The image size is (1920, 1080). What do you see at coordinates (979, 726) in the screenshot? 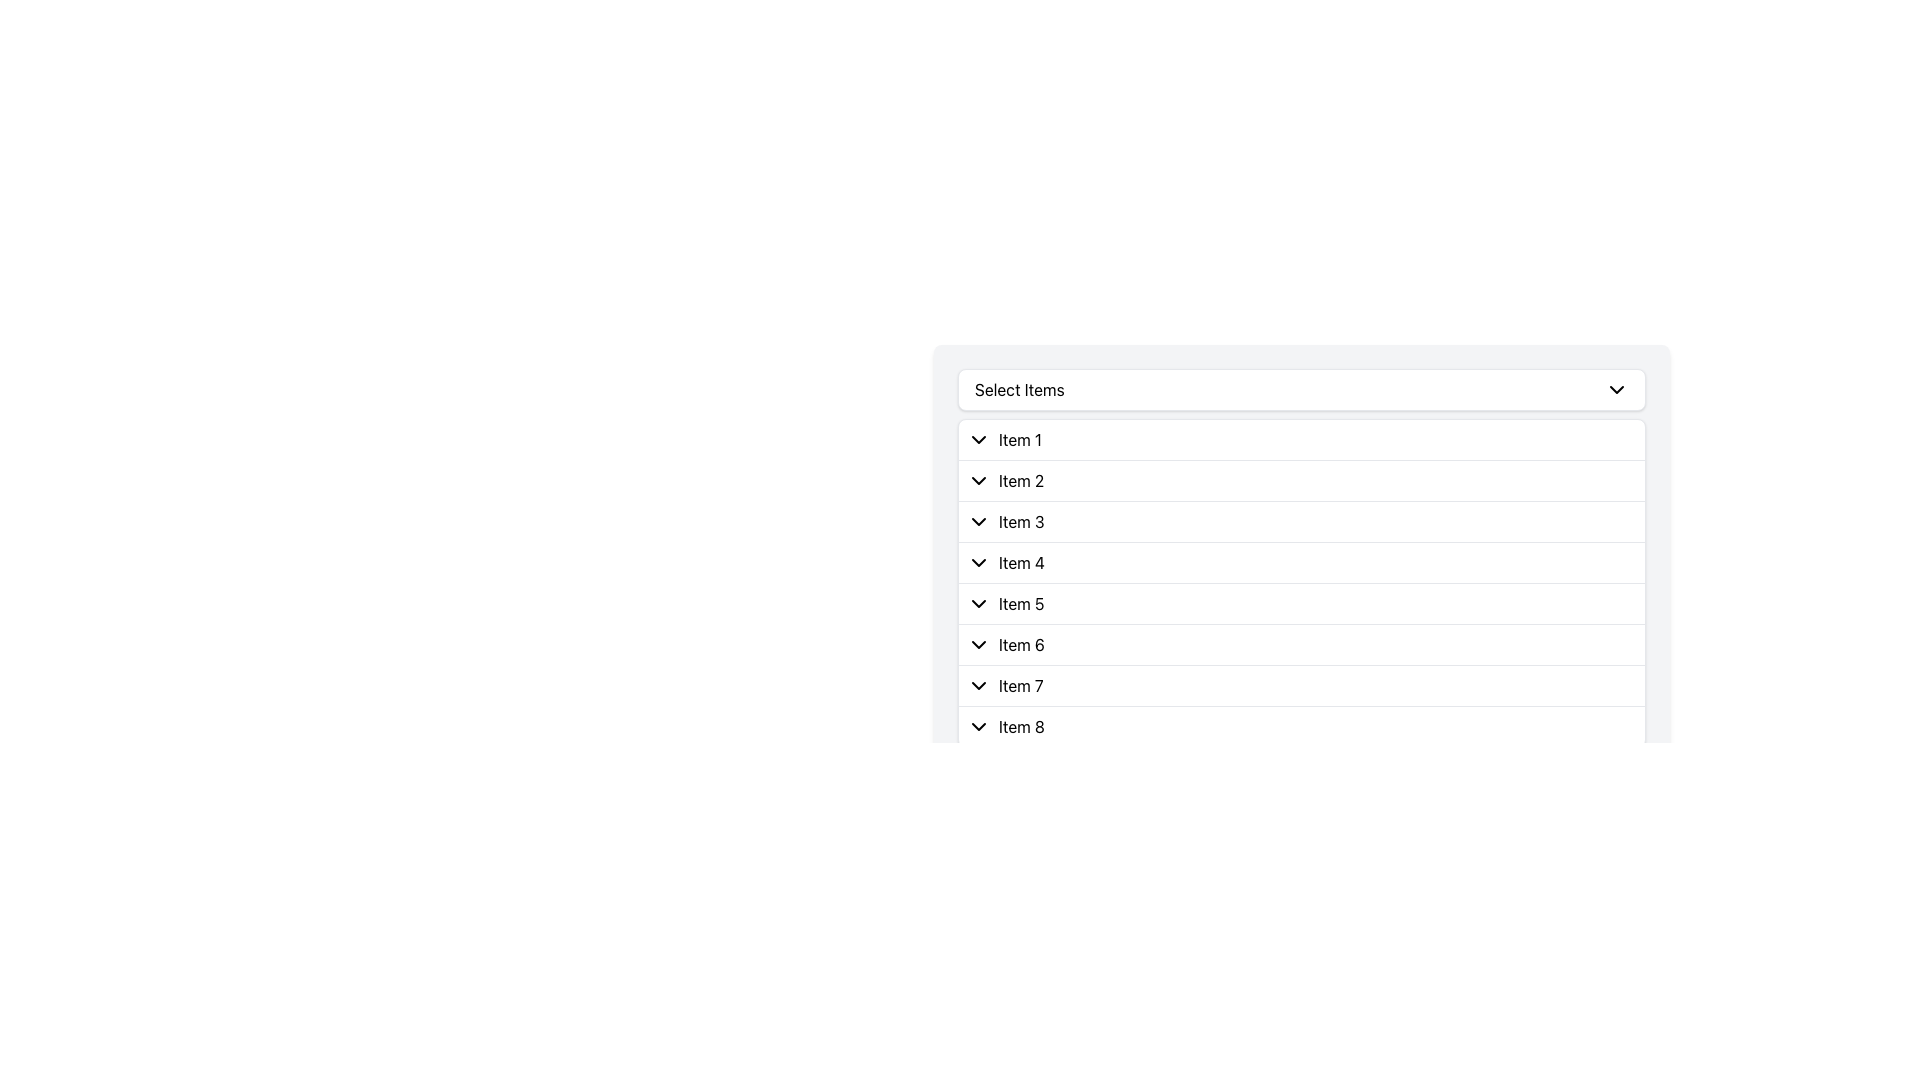
I see `the small chevron-down icon rendered in black that is adjacent to the text 'Item 8'` at bounding box center [979, 726].